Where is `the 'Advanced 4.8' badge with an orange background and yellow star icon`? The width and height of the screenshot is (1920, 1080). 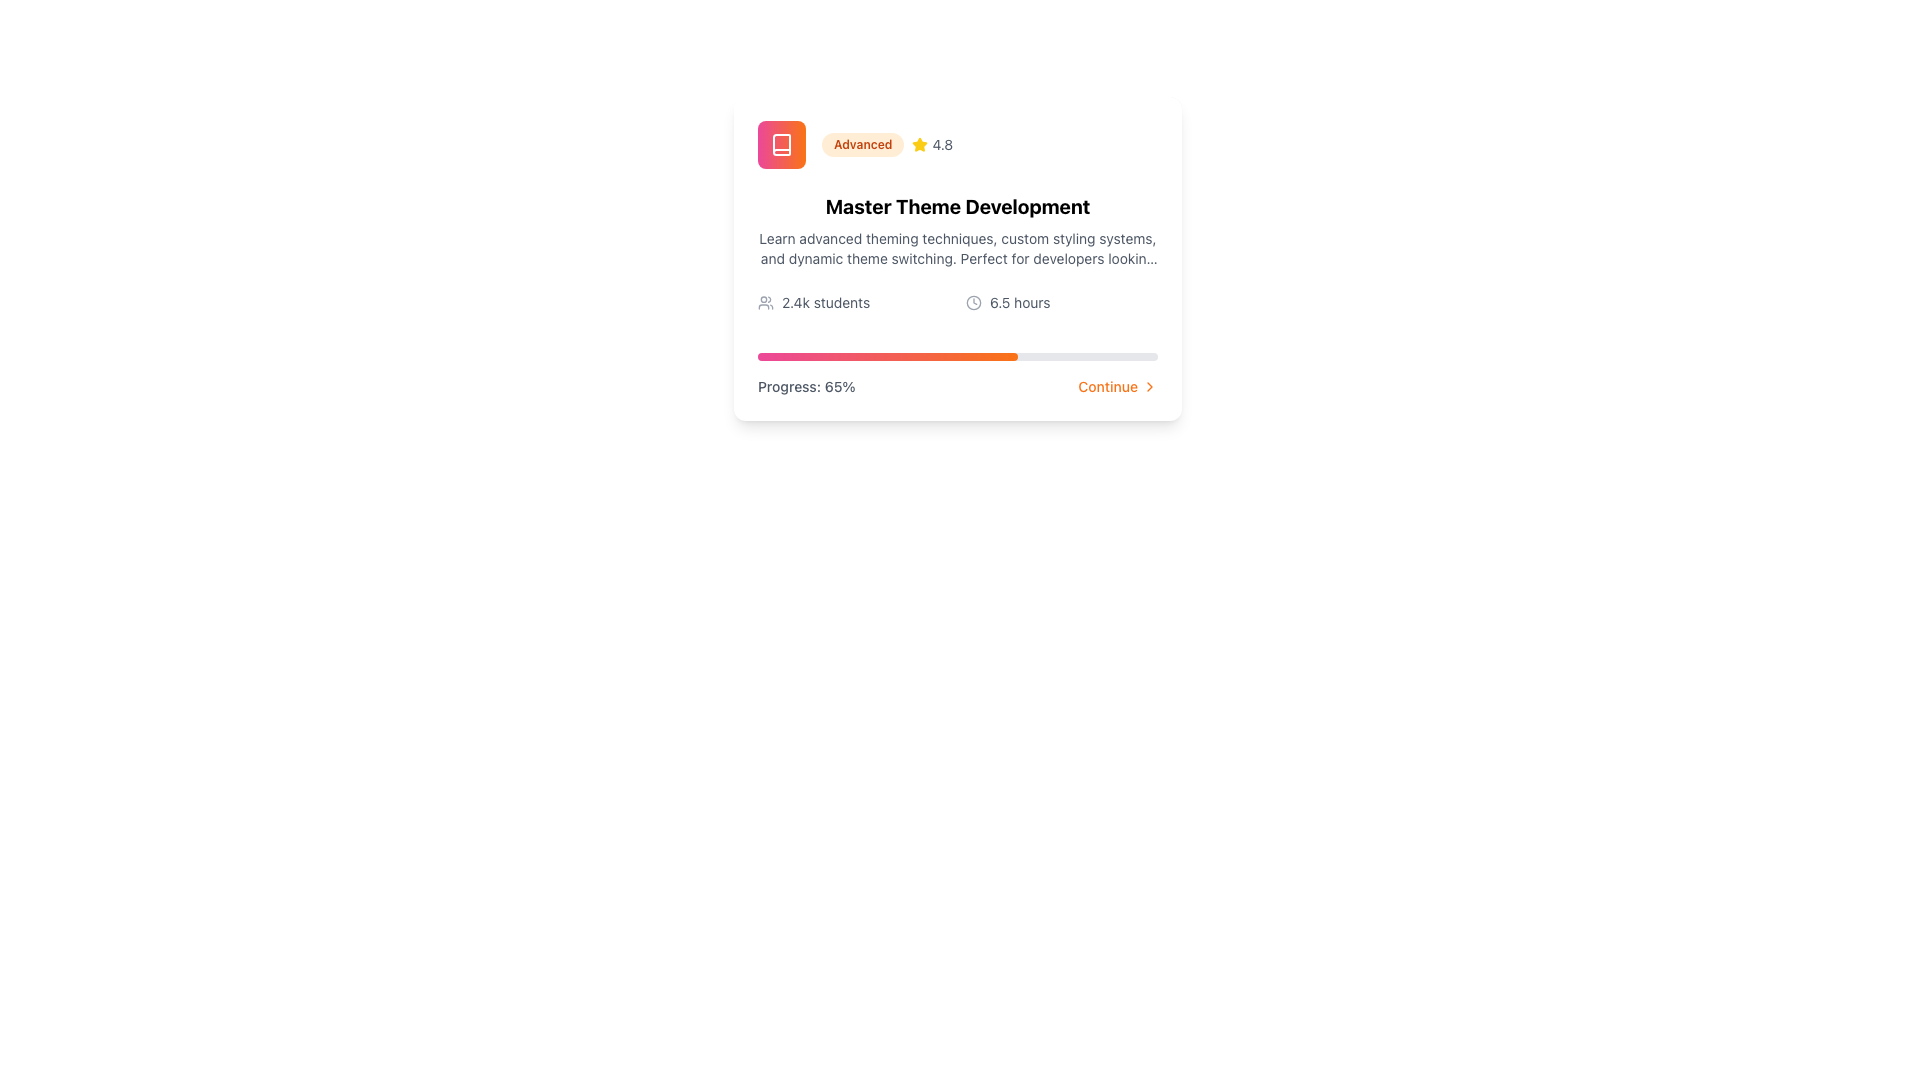
the 'Advanced 4.8' badge with an orange background and yellow star icon is located at coordinates (886, 144).